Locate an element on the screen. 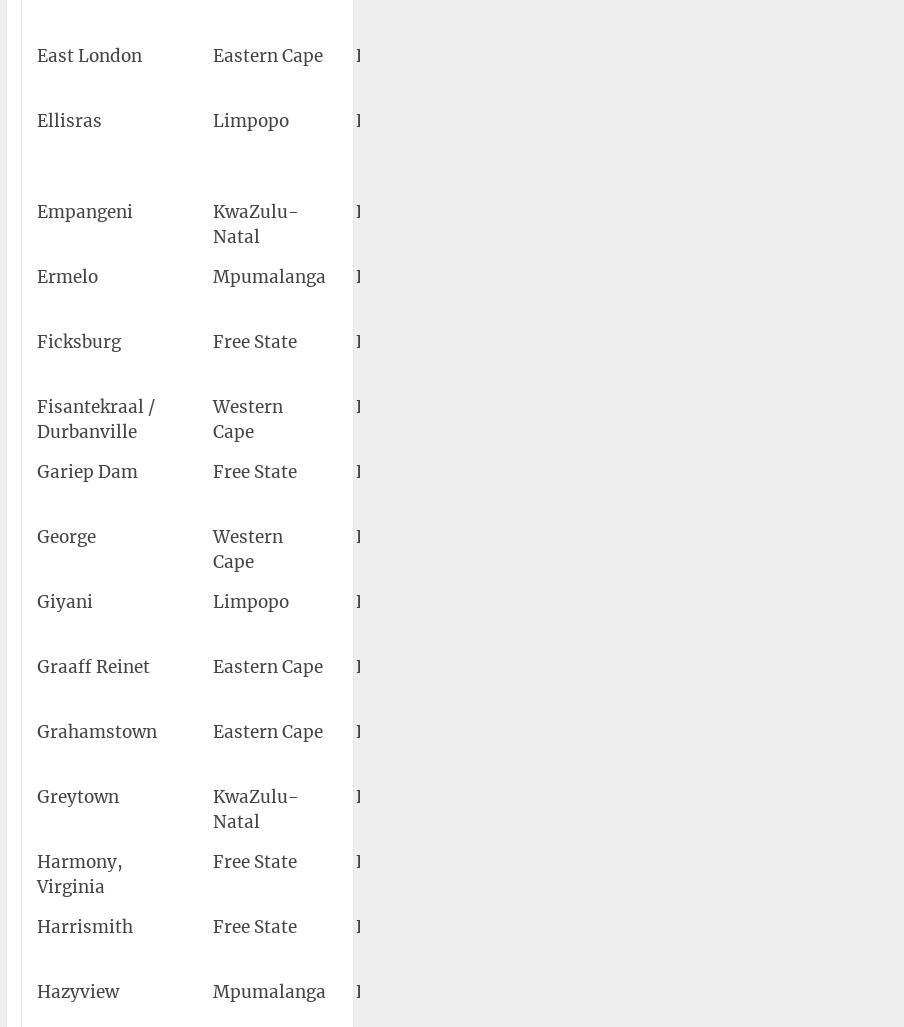 The image size is (904, 1027). 'East London Airport' is located at coordinates (570, 67).